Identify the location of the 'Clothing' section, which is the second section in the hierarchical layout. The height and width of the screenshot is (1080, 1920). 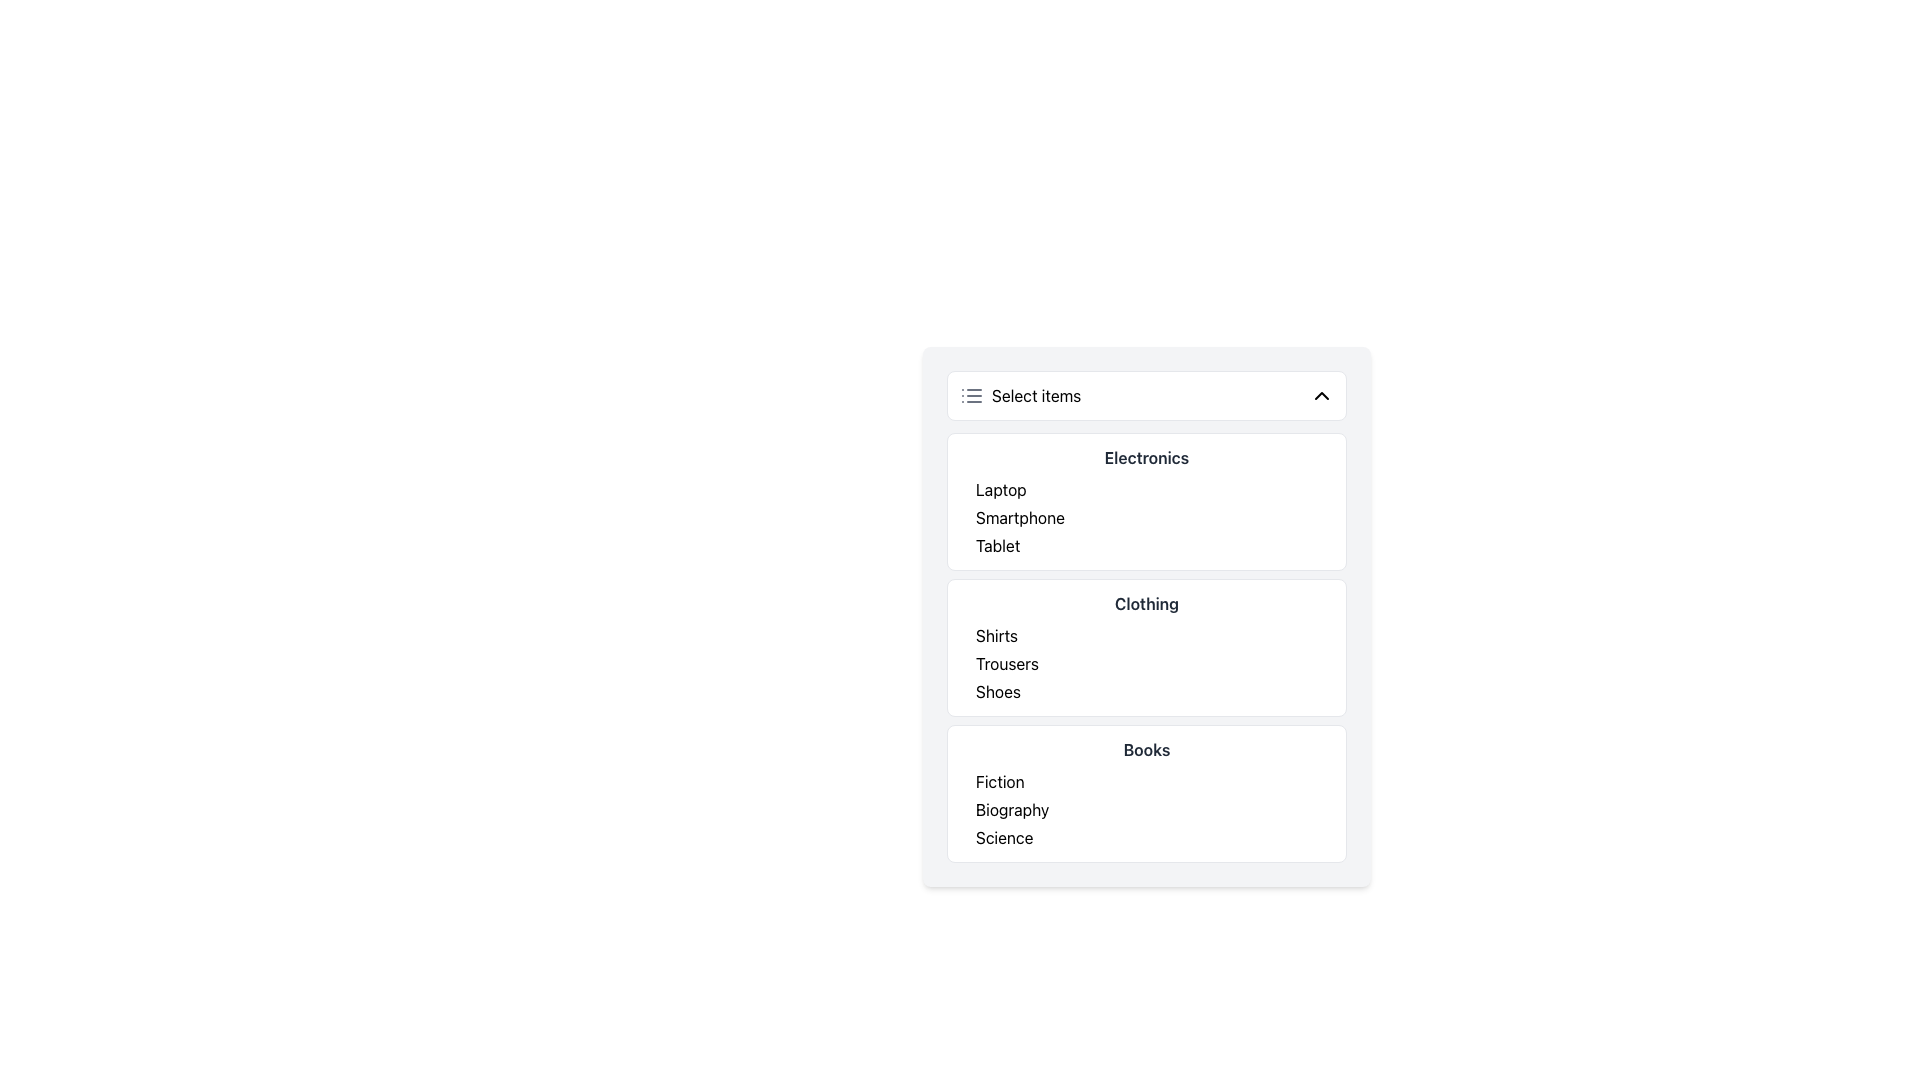
(1147, 648).